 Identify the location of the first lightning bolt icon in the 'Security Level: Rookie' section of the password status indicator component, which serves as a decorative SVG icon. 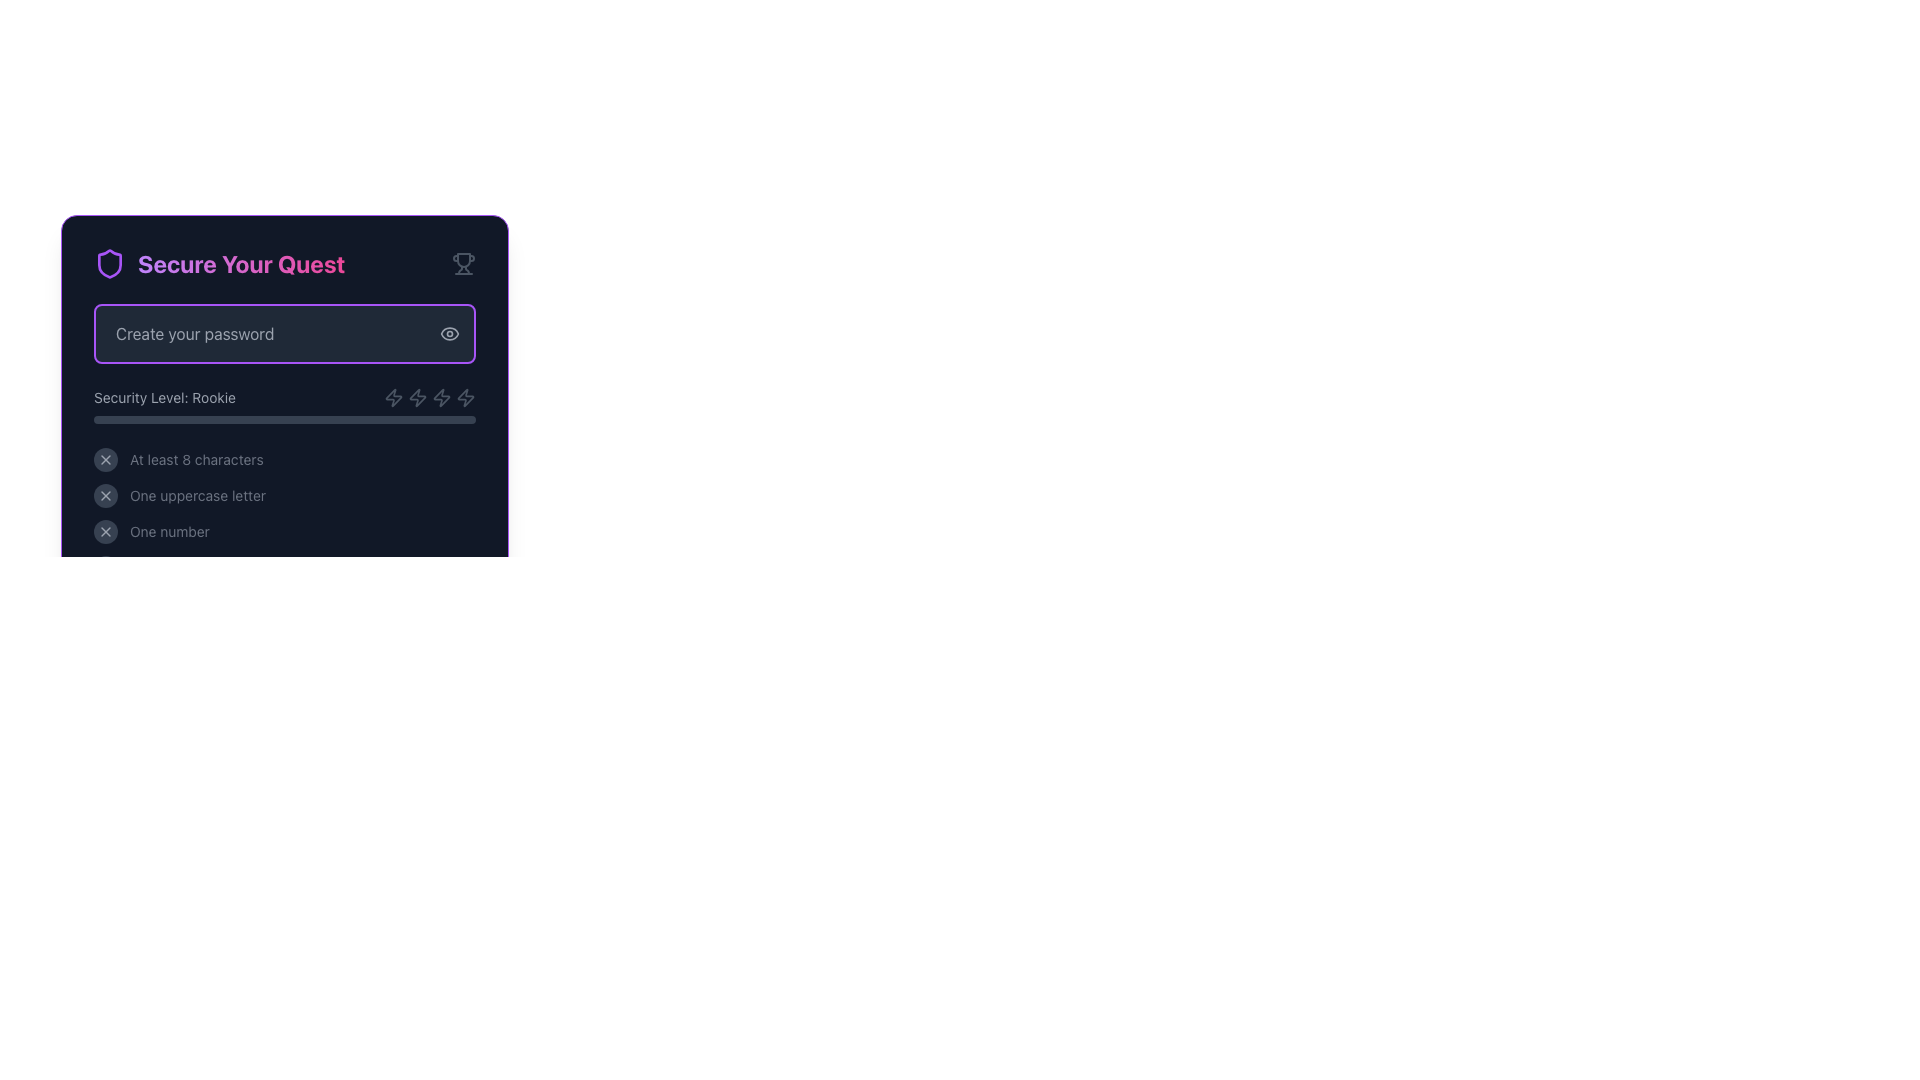
(393, 397).